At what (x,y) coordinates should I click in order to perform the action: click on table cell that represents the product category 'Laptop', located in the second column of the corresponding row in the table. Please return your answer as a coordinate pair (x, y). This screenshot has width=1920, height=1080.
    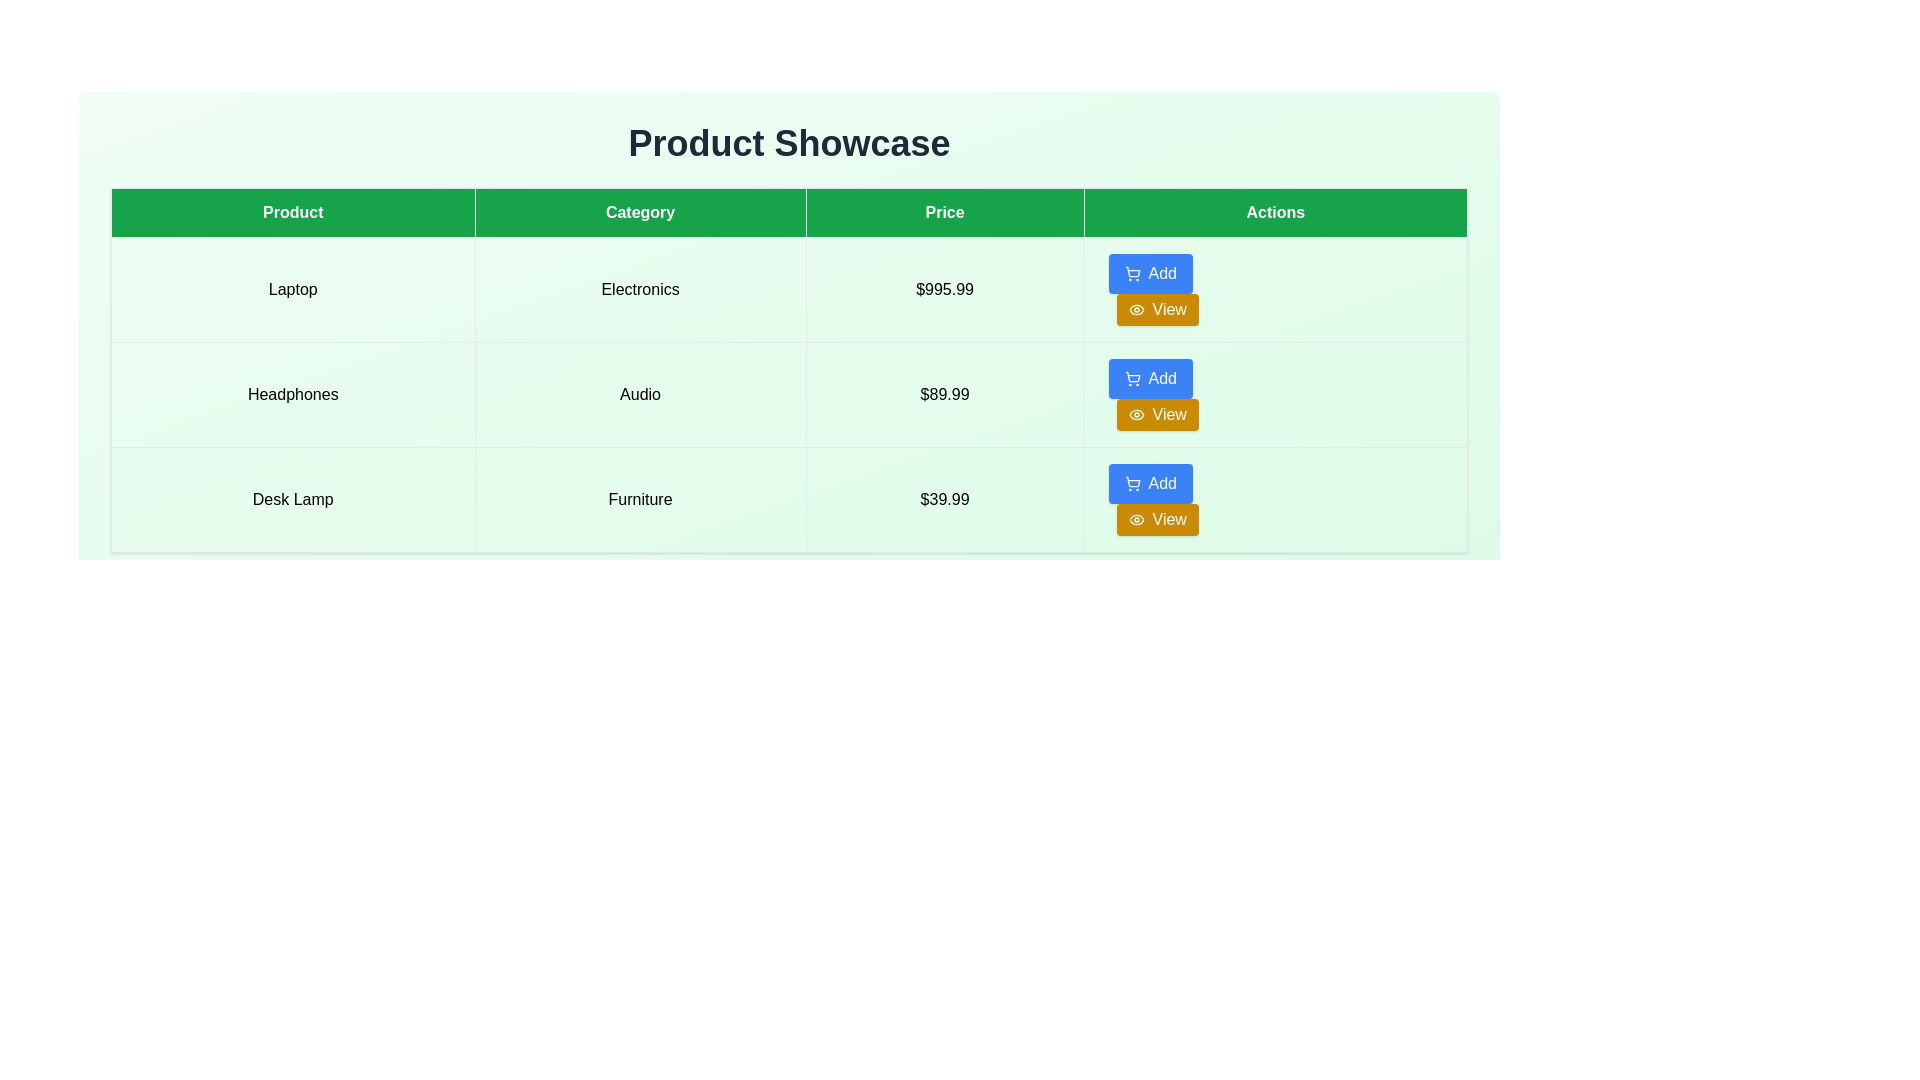
    Looking at the image, I should click on (640, 289).